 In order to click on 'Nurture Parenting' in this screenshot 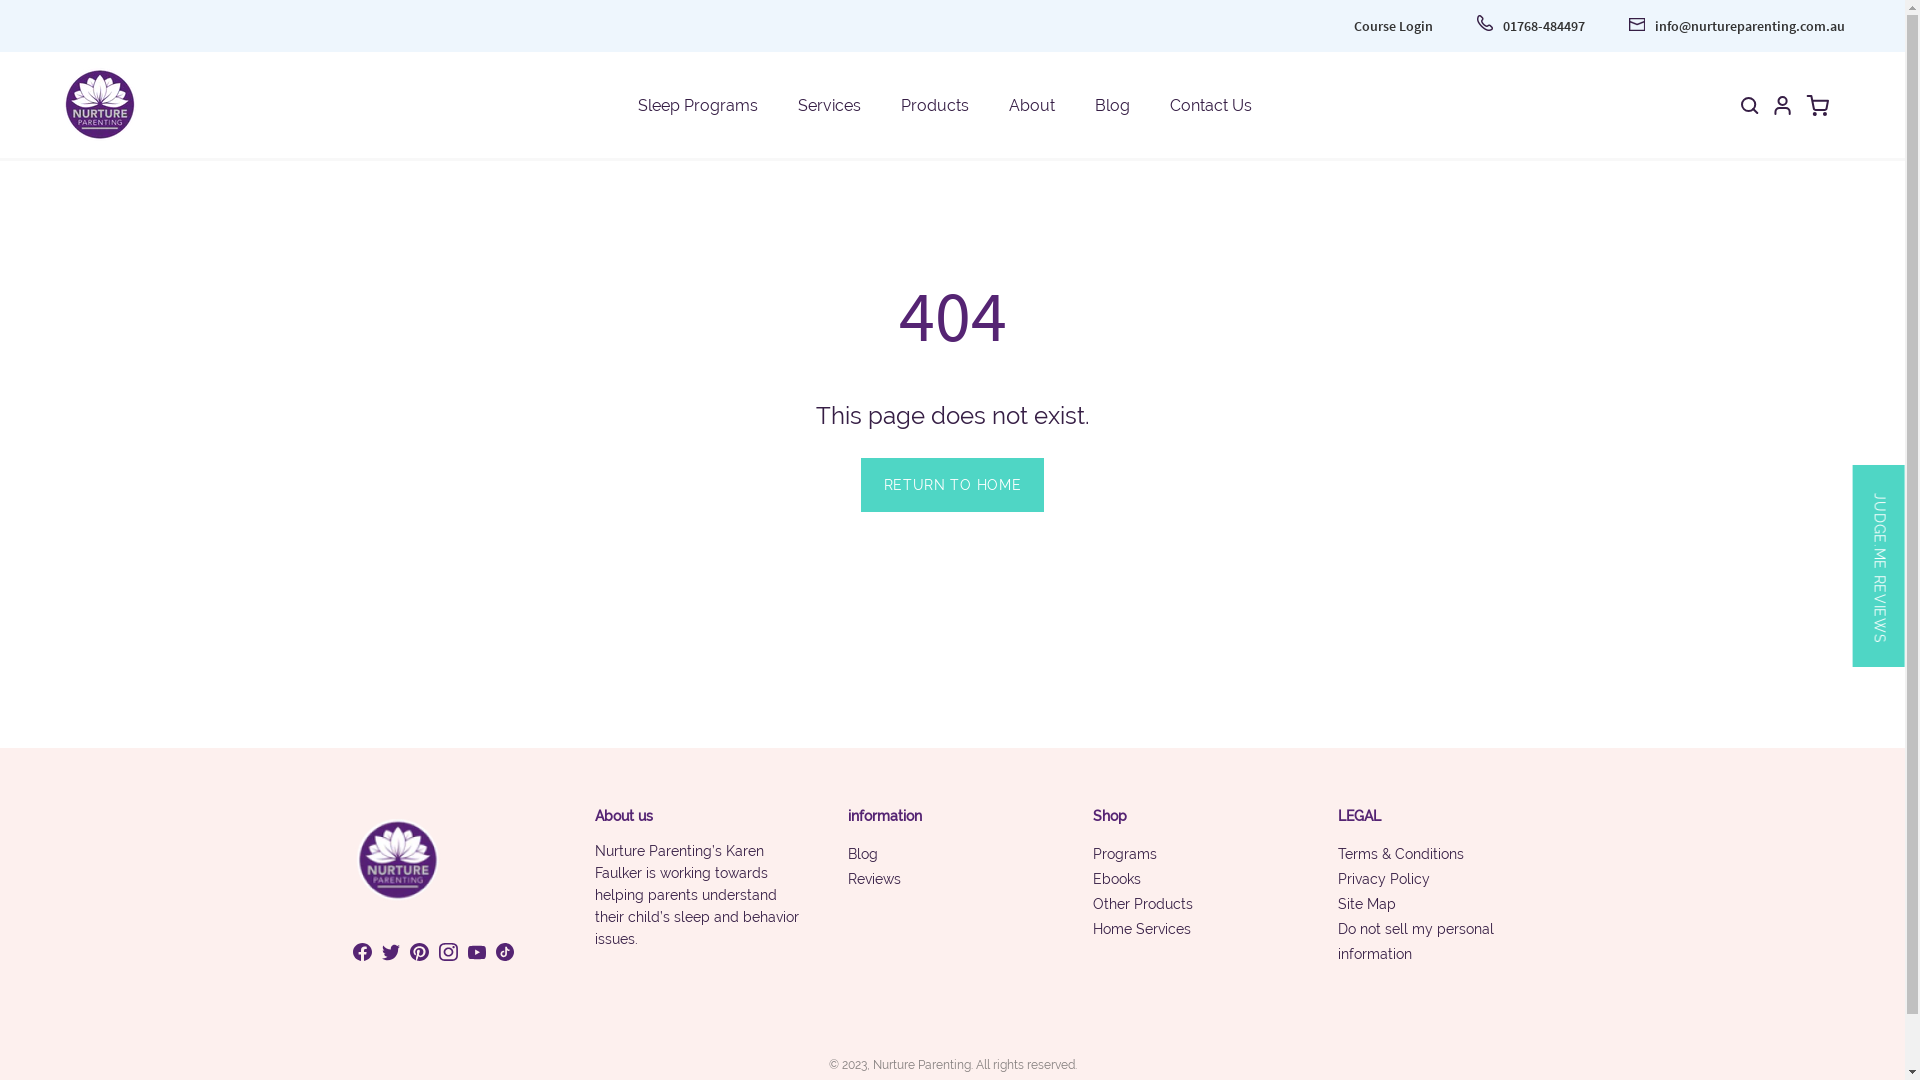, I will do `click(872, 1063)`.